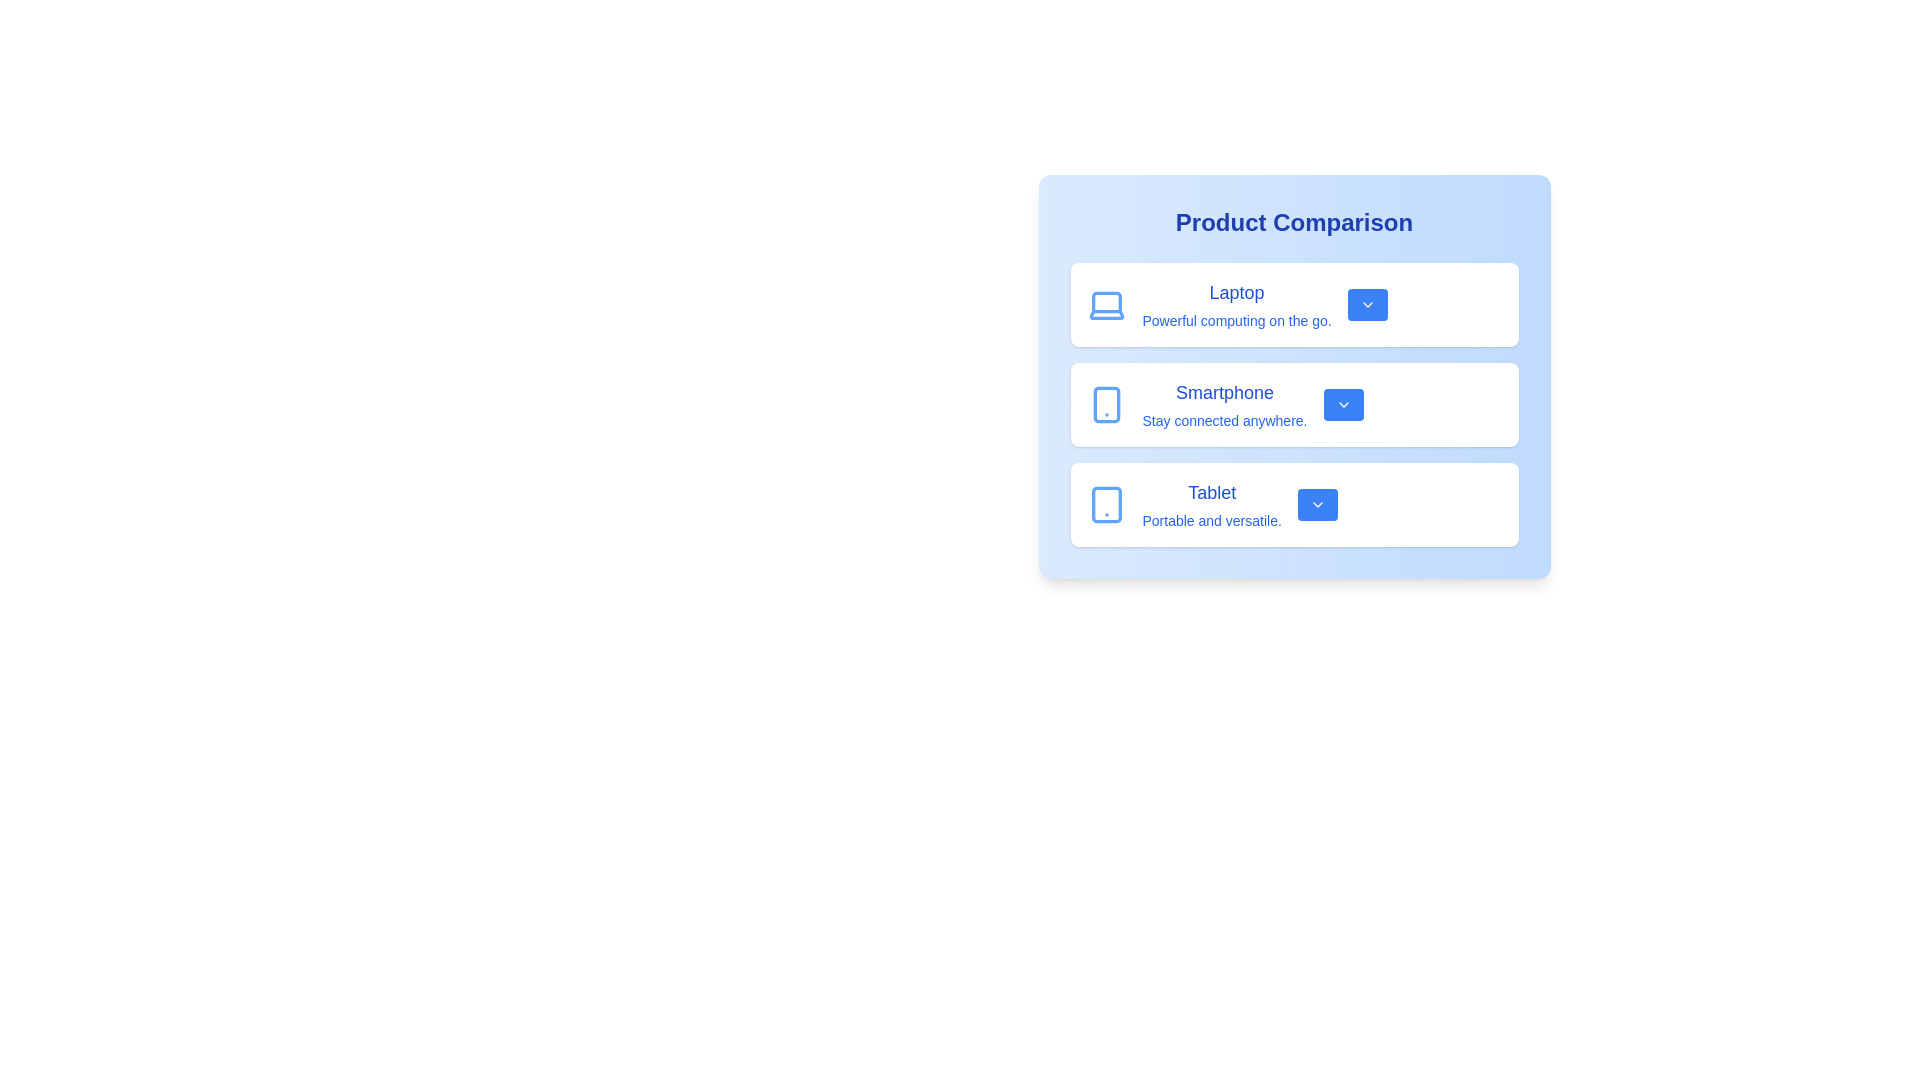 The image size is (1920, 1080). What do you see at coordinates (1105, 304) in the screenshot?
I see `the product icon for Laptop` at bounding box center [1105, 304].